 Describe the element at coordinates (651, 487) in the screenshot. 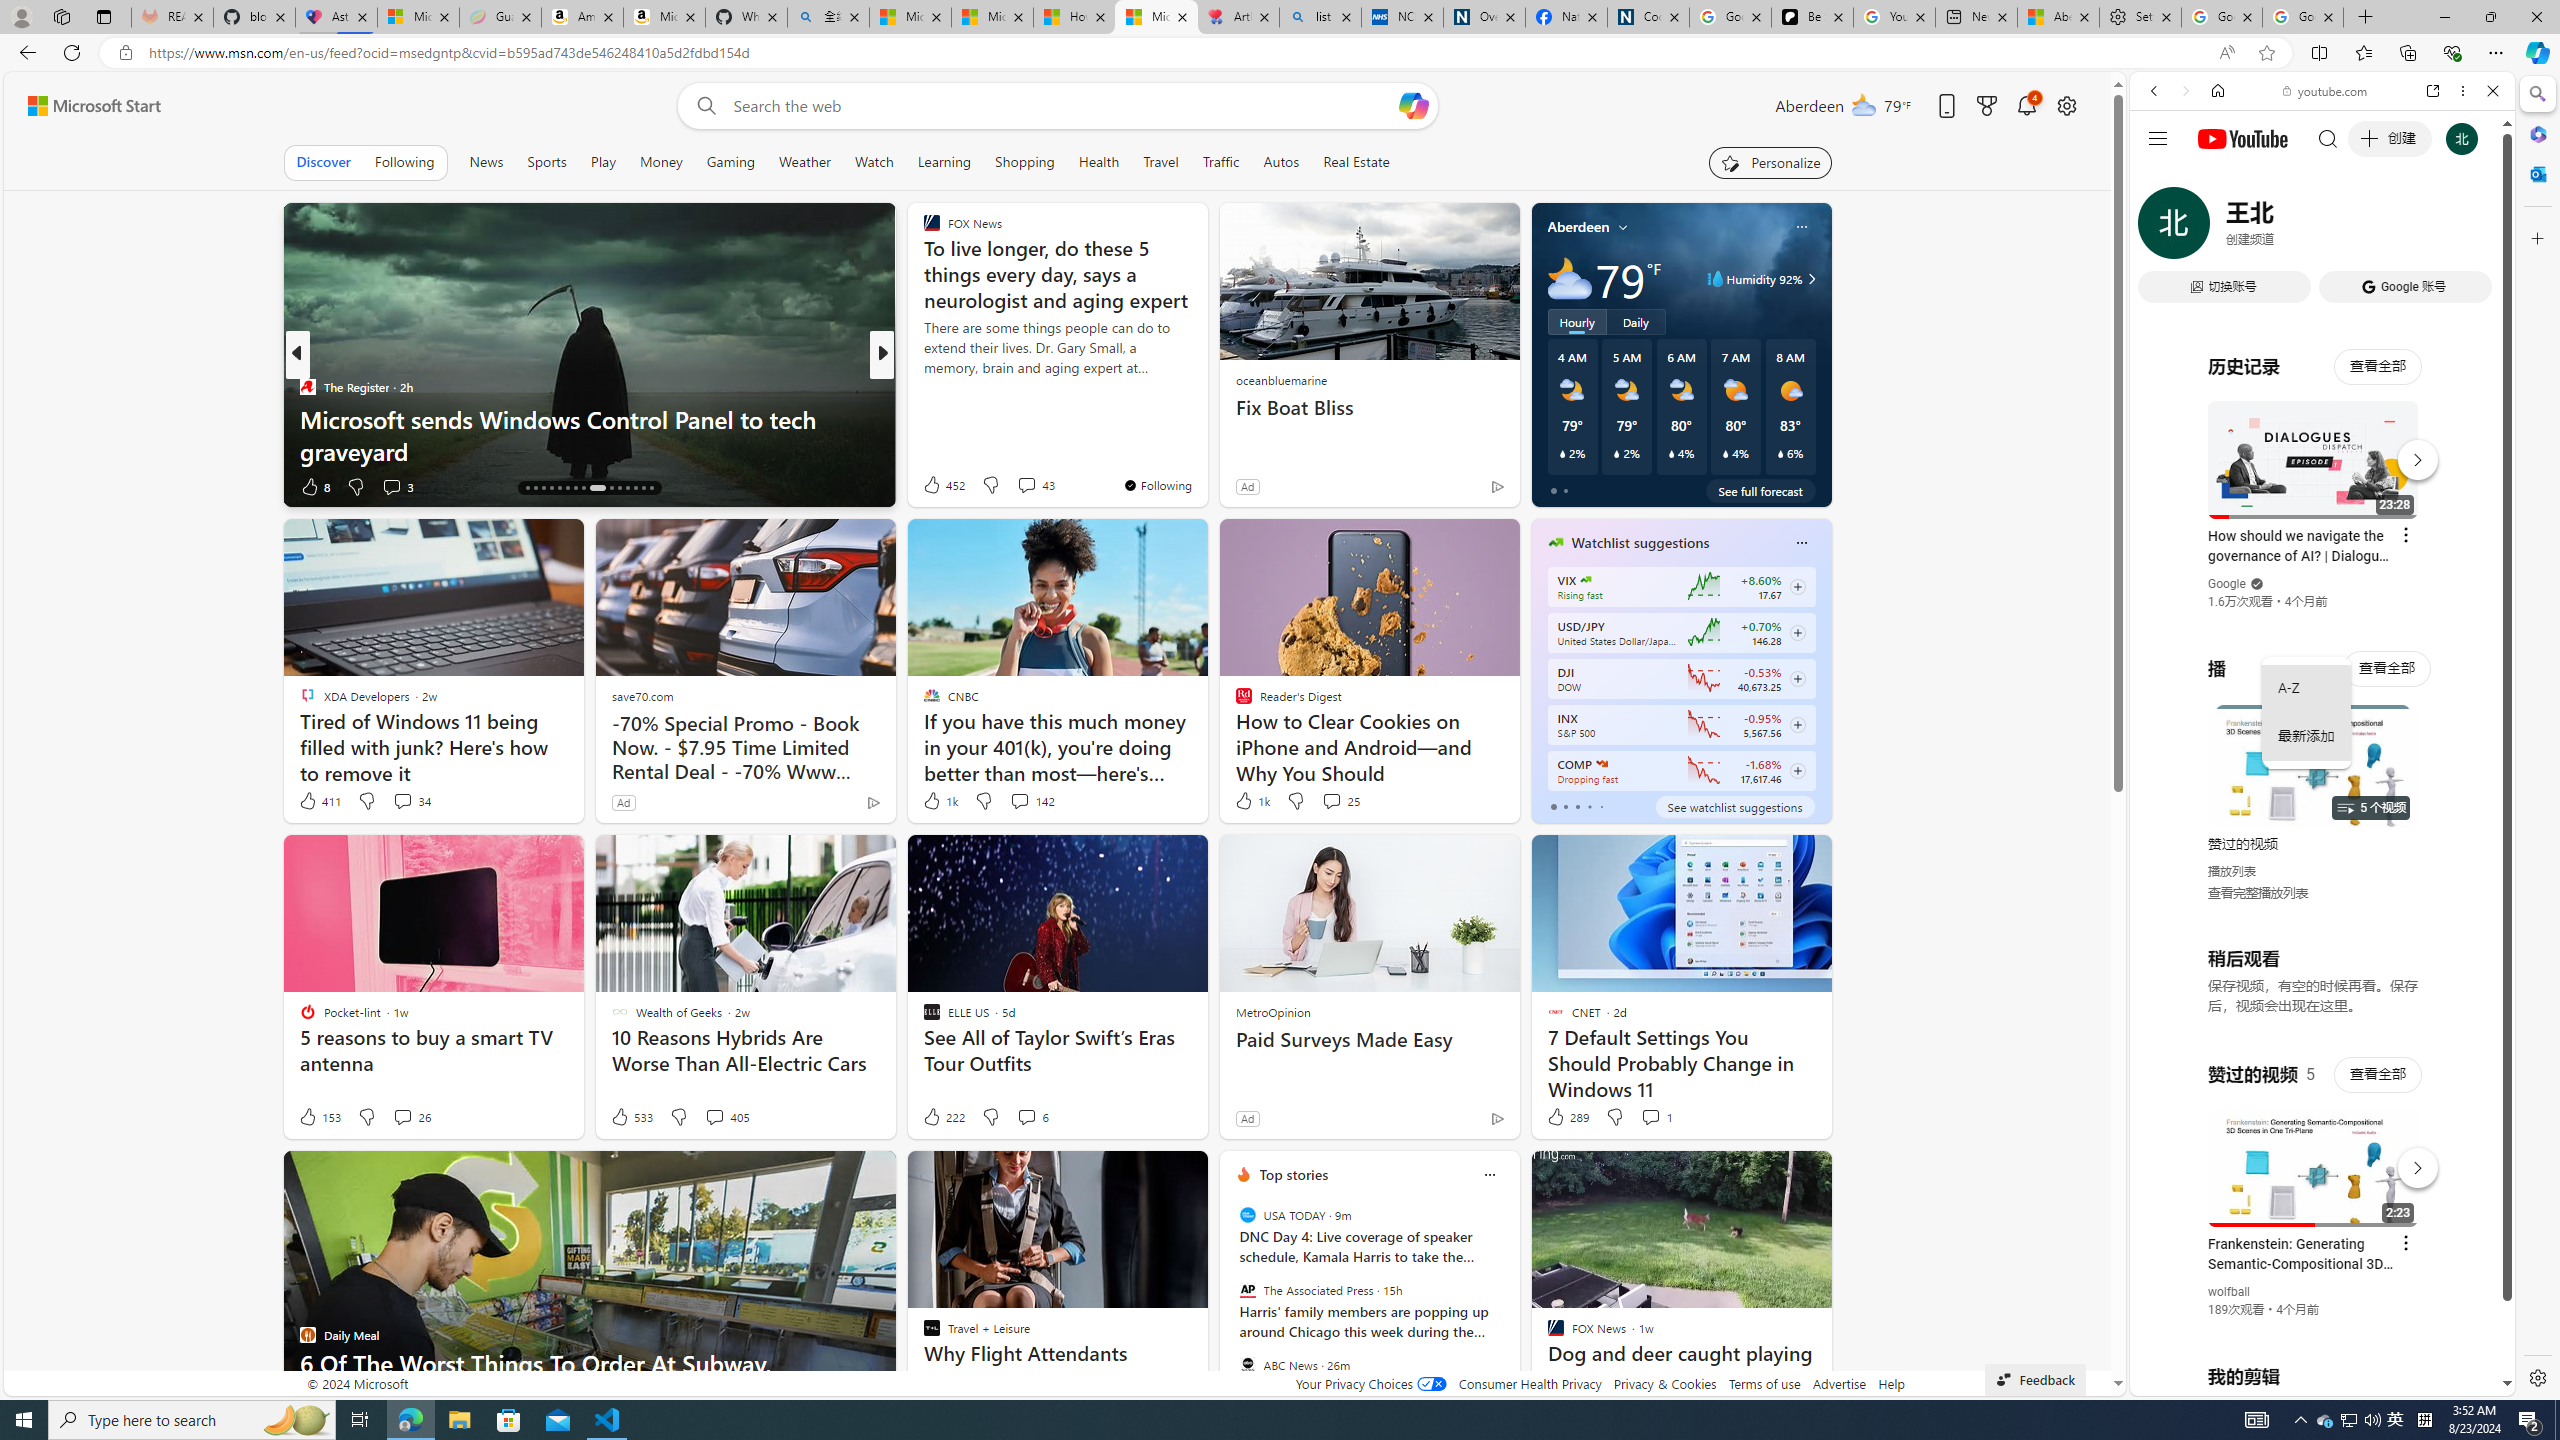

I see `'AutomationID: tab-30'` at that location.